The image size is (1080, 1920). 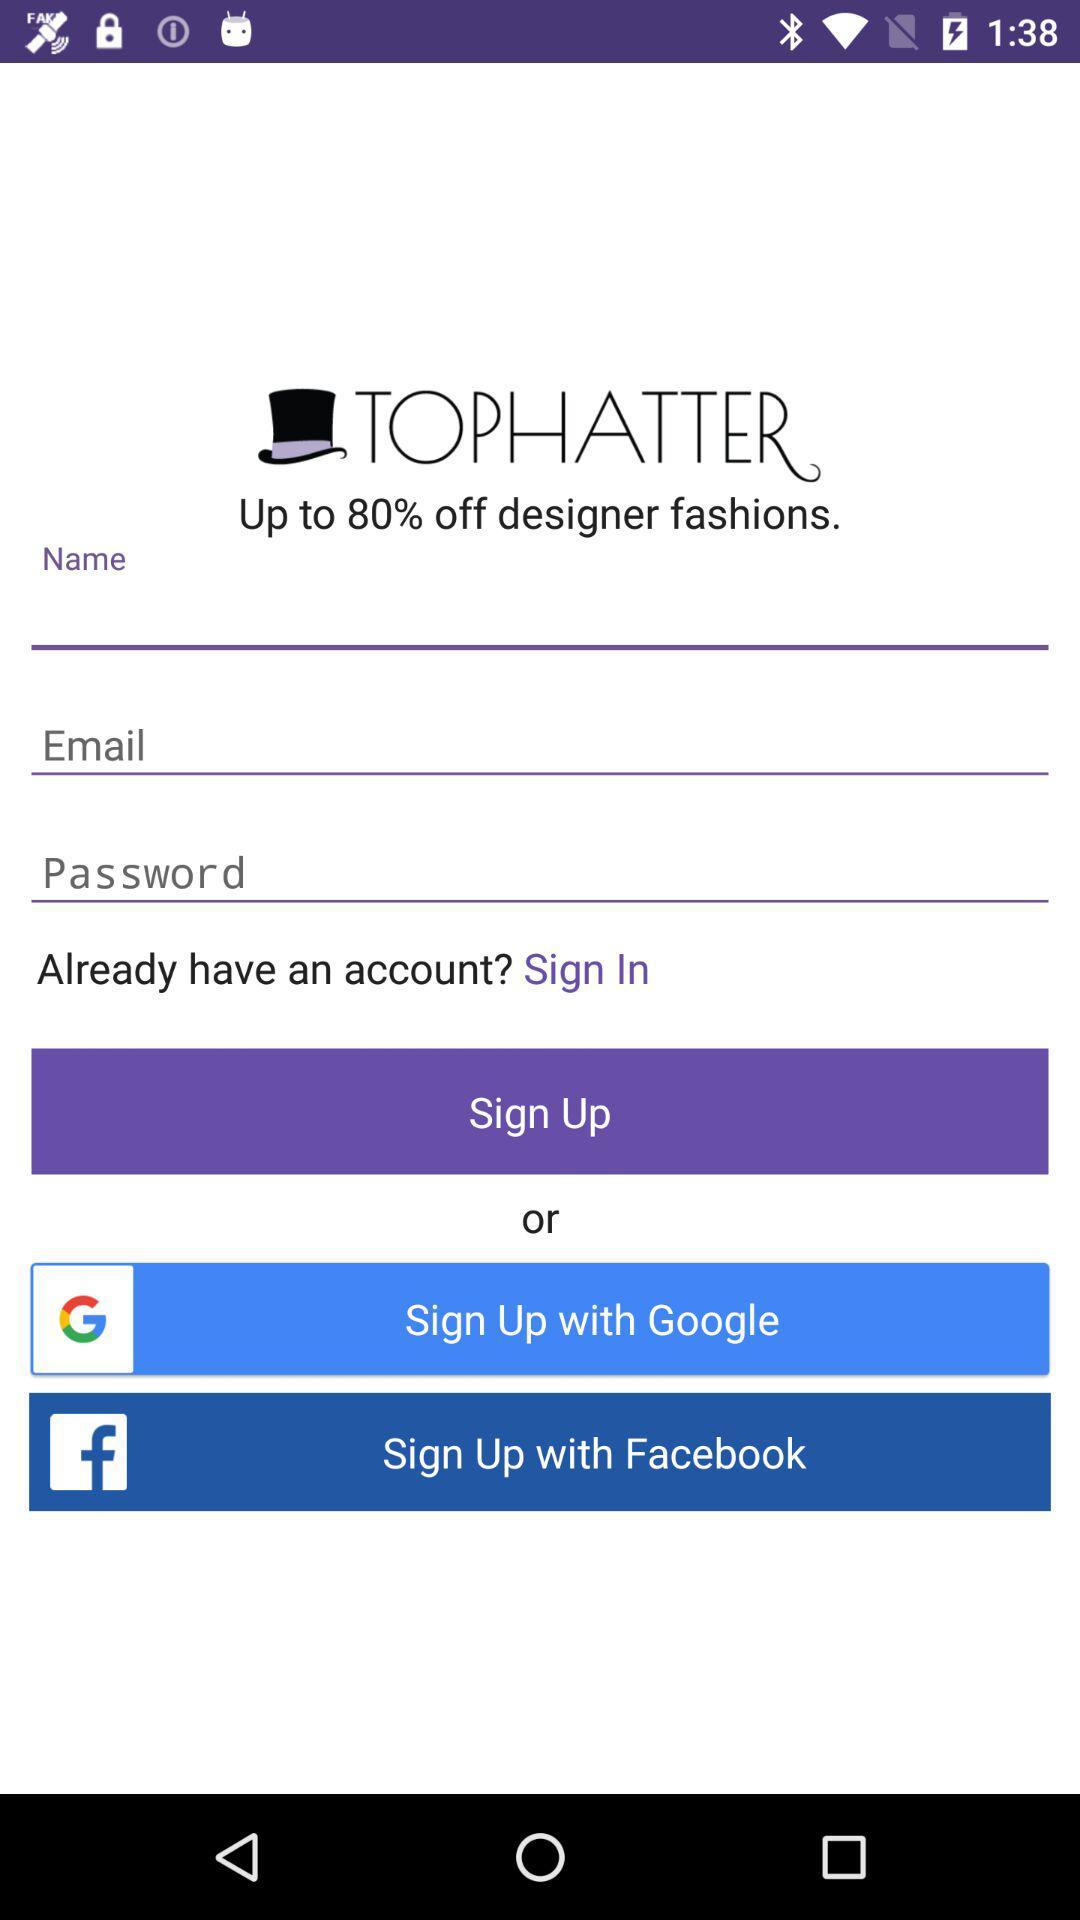 What do you see at coordinates (540, 873) in the screenshot?
I see `password type line` at bounding box center [540, 873].